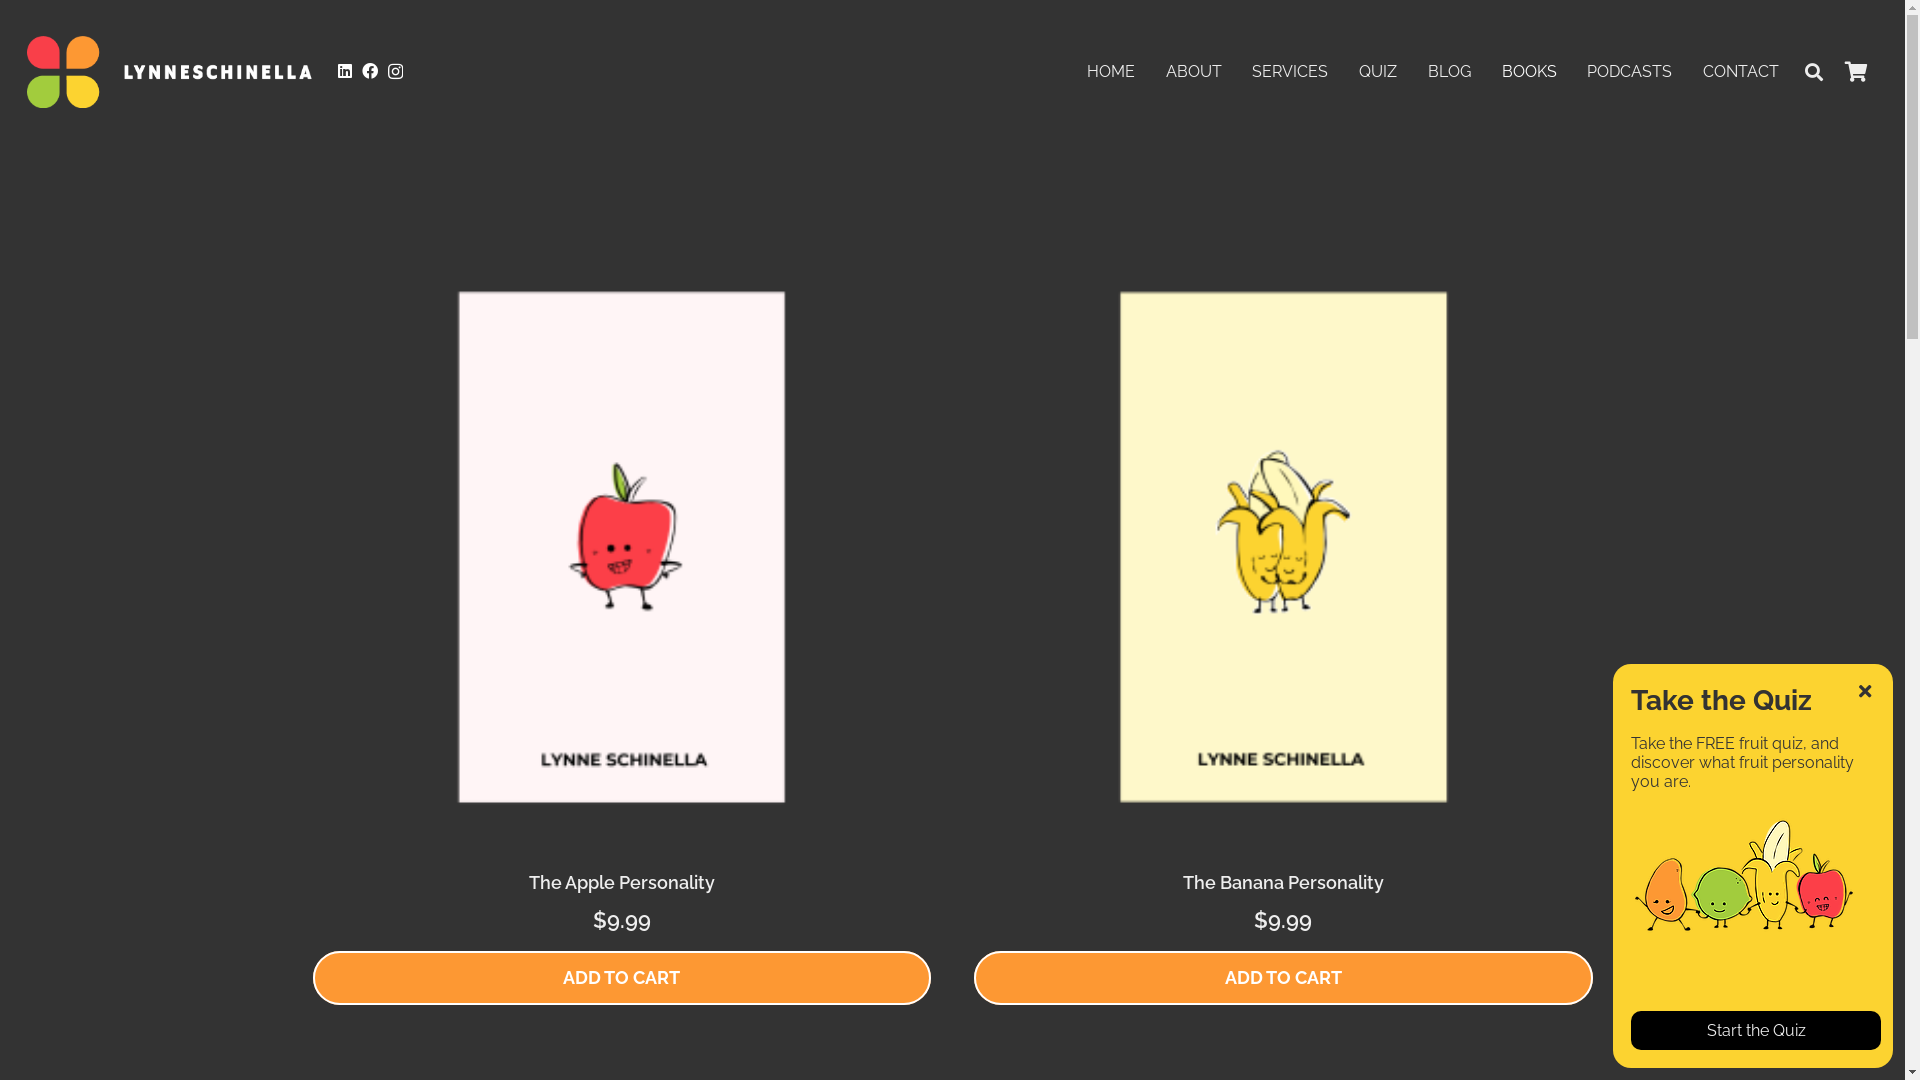 Image resolution: width=1920 pixels, height=1080 pixels. What do you see at coordinates (1755, 1030) in the screenshot?
I see `'Start the Quiz'` at bounding box center [1755, 1030].